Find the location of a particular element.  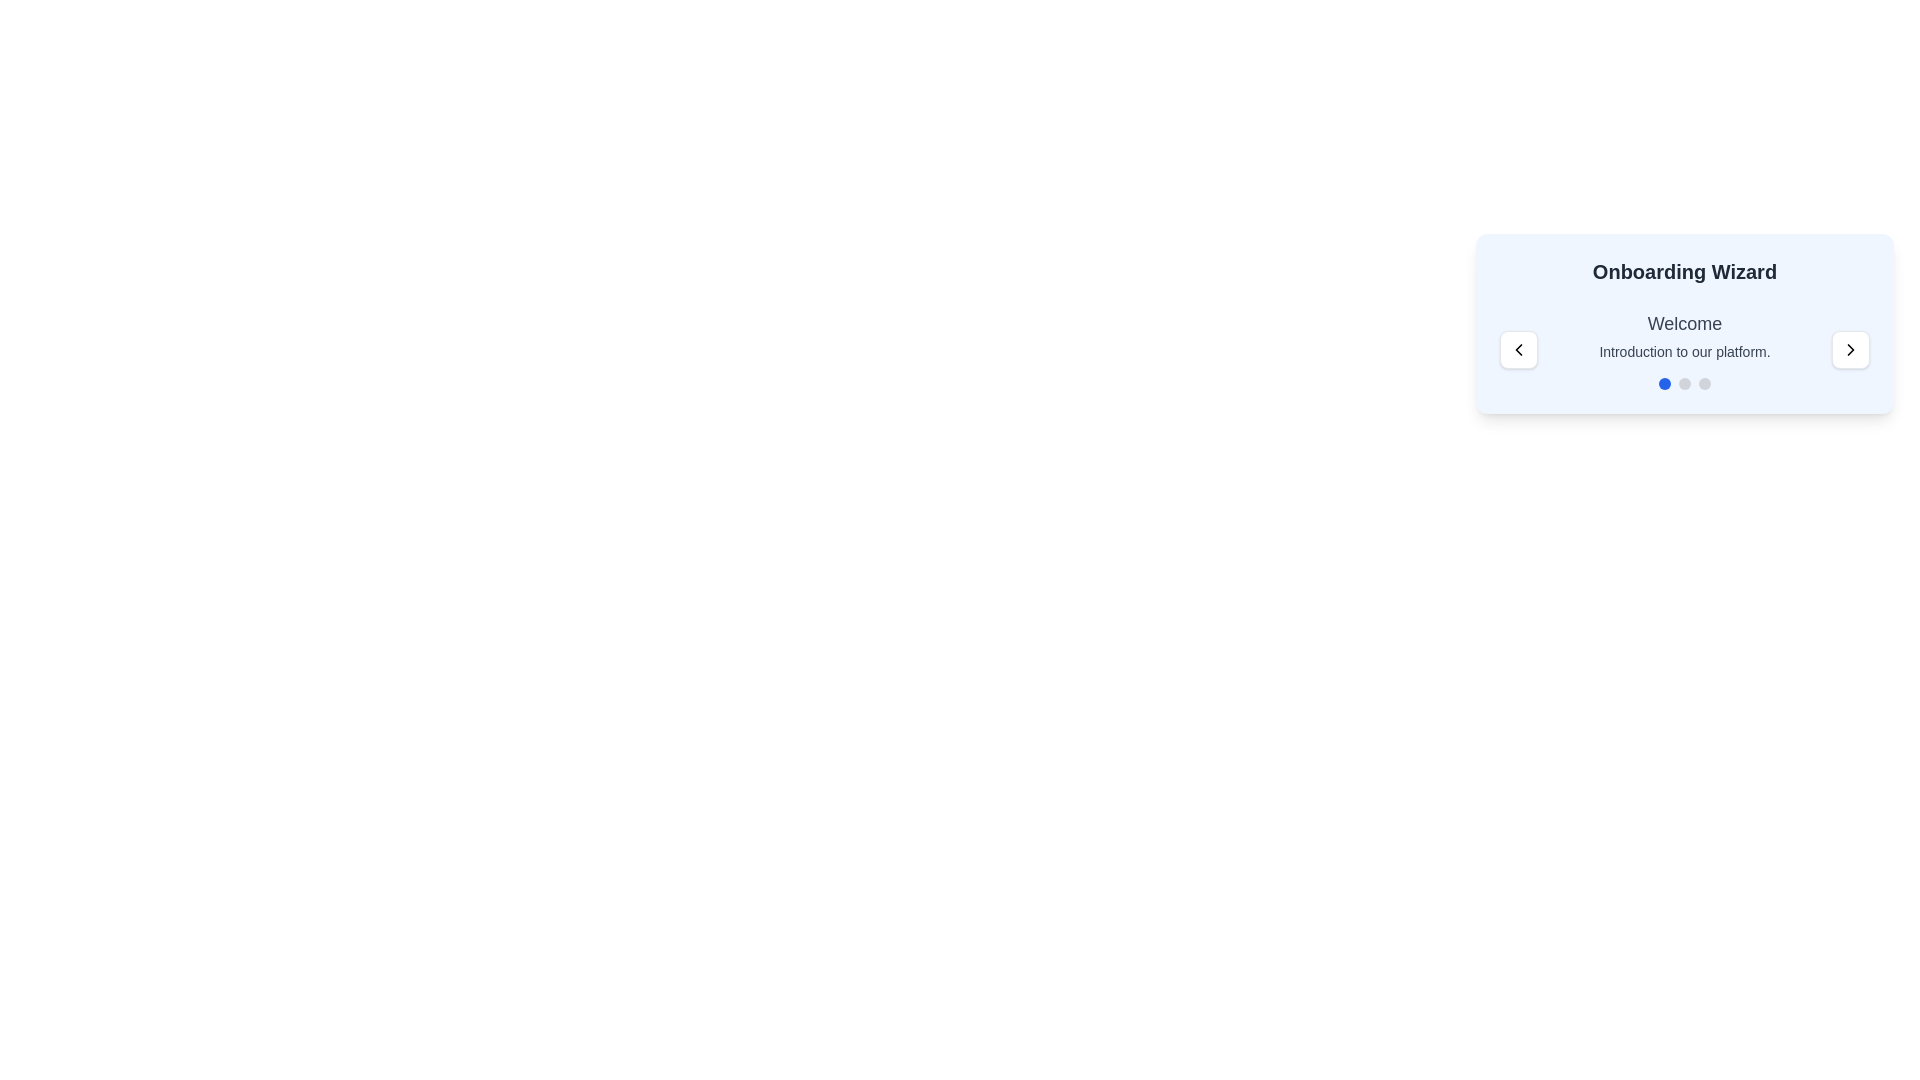

introductory text displayed in the light blue rounded rectangle section below the 'Onboarding Wizard' title, which includes the bold 'Welcome' line and the smaller subtitle 'Introduction to our platform.' is located at coordinates (1683, 349).